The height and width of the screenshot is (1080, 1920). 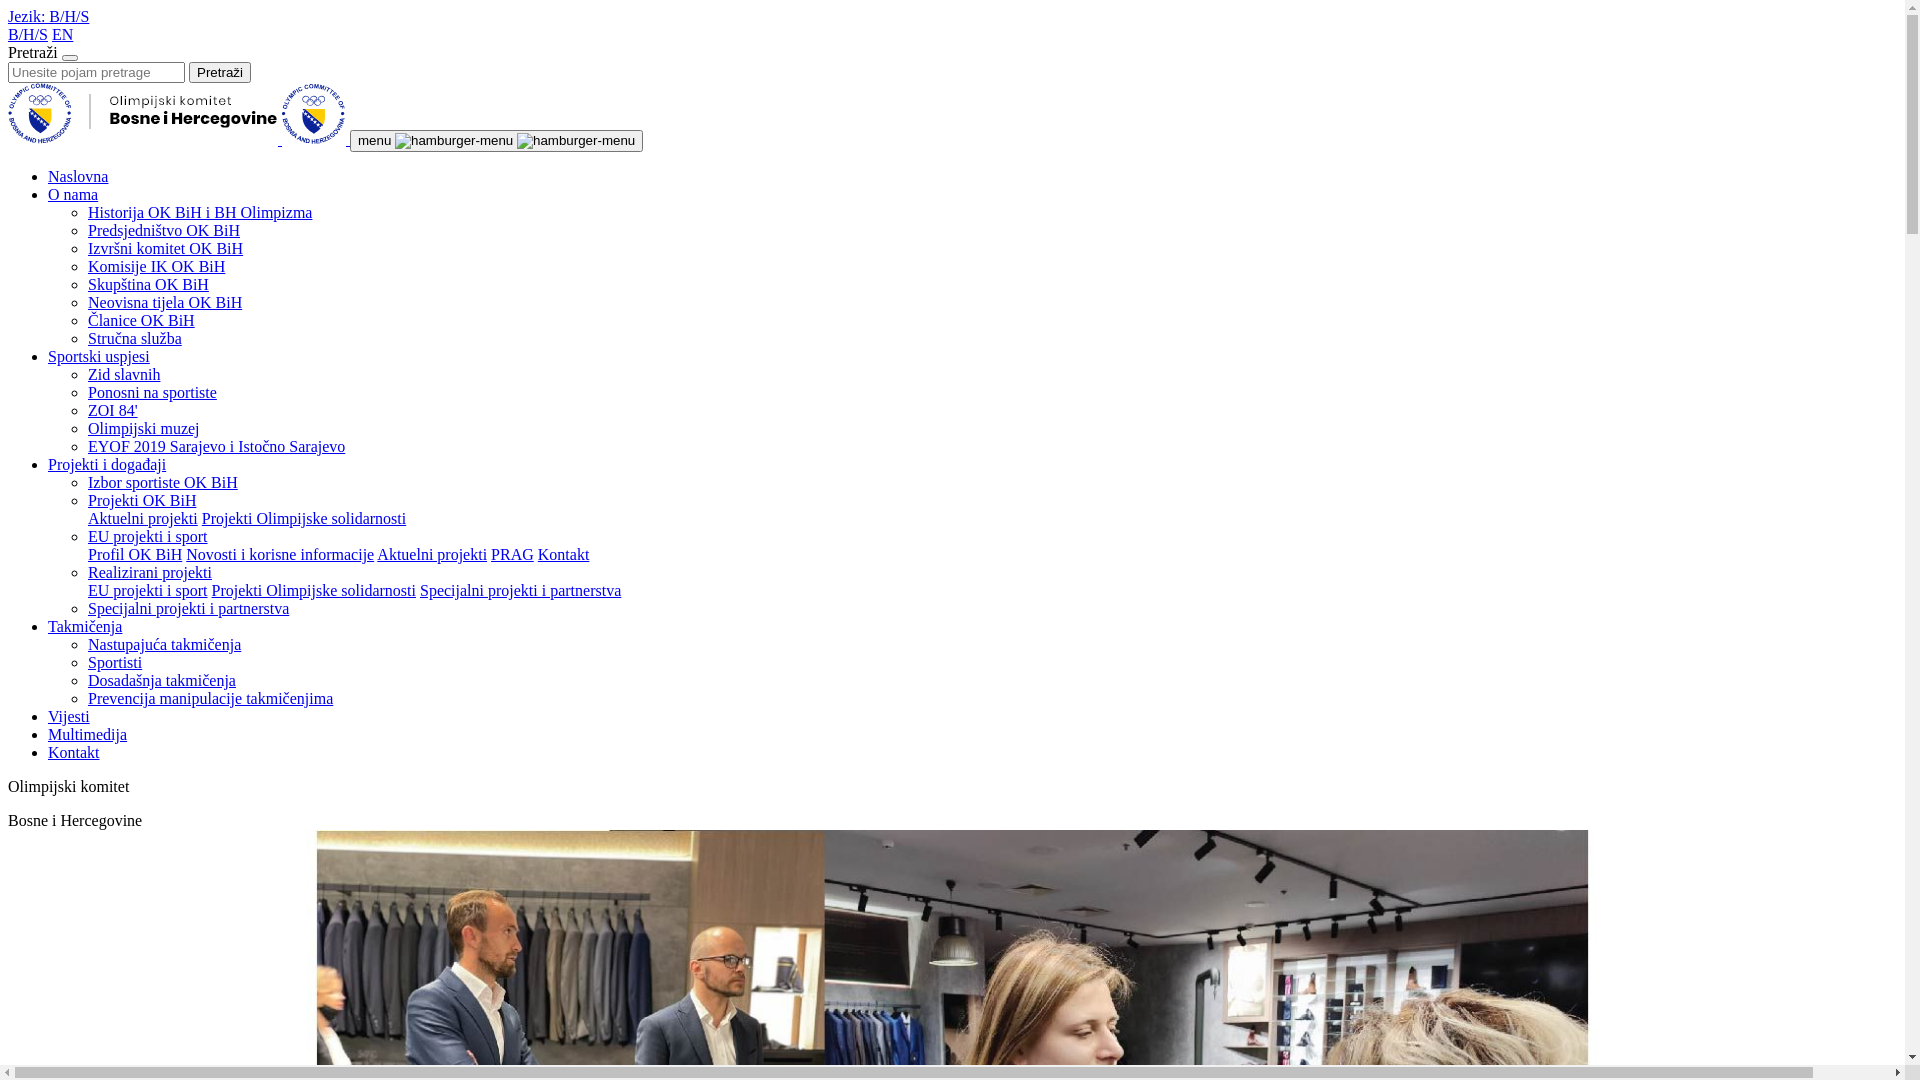 I want to click on 'Naslovna', so click(x=77, y=175).